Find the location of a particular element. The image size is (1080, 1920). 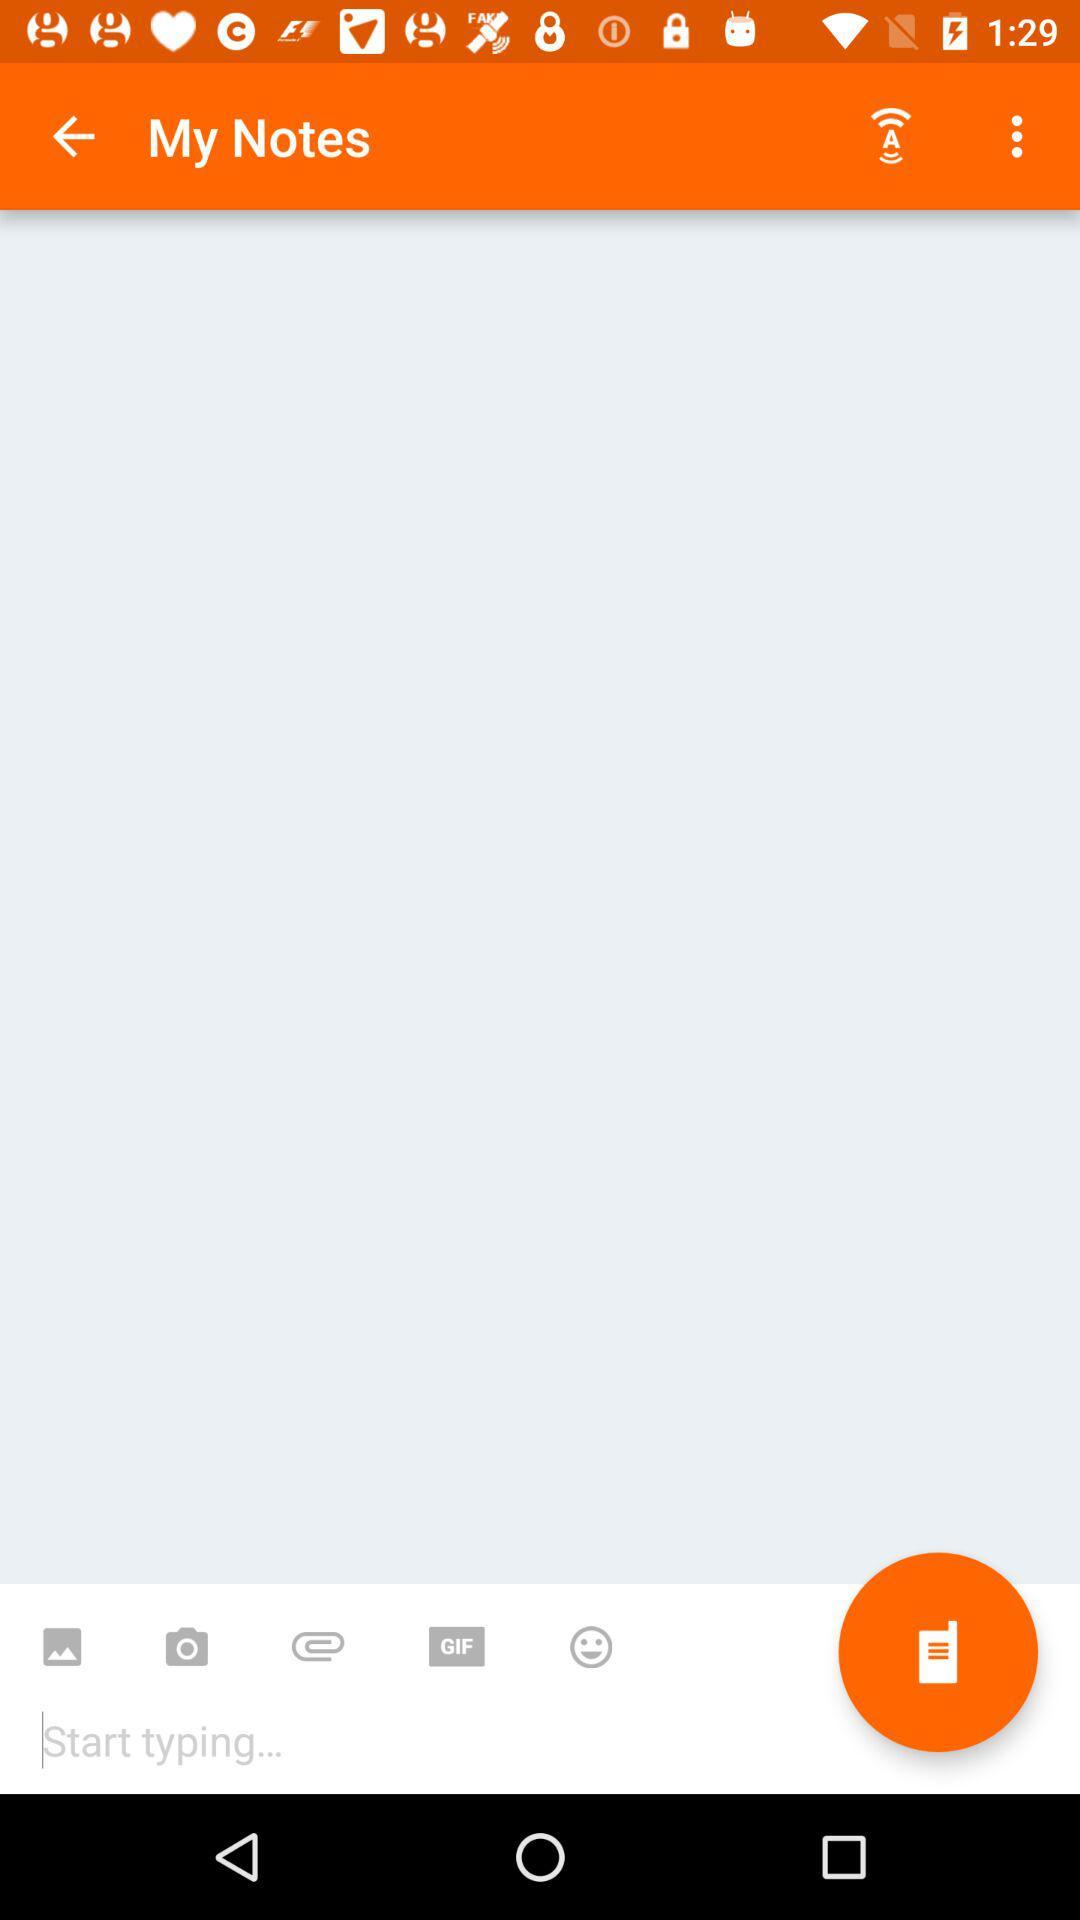

the wallpaper icon is located at coordinates (457, 1633).